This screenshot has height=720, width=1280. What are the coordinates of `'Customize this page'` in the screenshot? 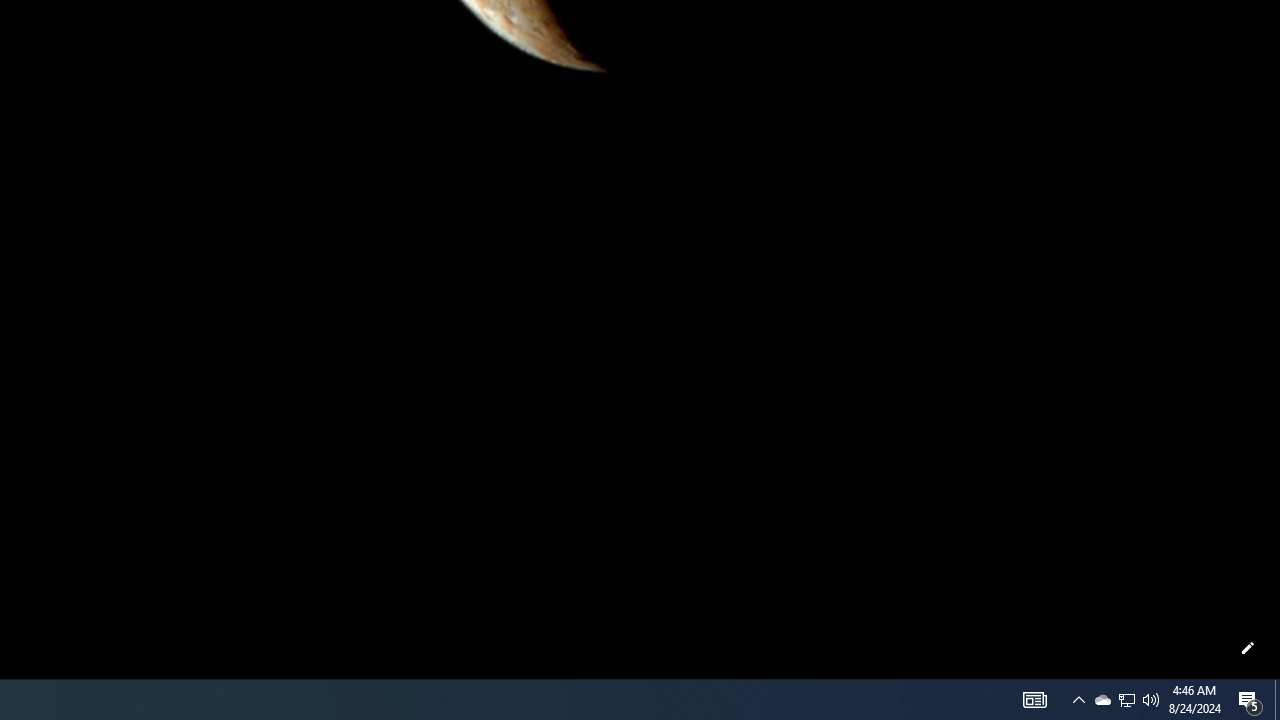 It's located at (1247, 648).